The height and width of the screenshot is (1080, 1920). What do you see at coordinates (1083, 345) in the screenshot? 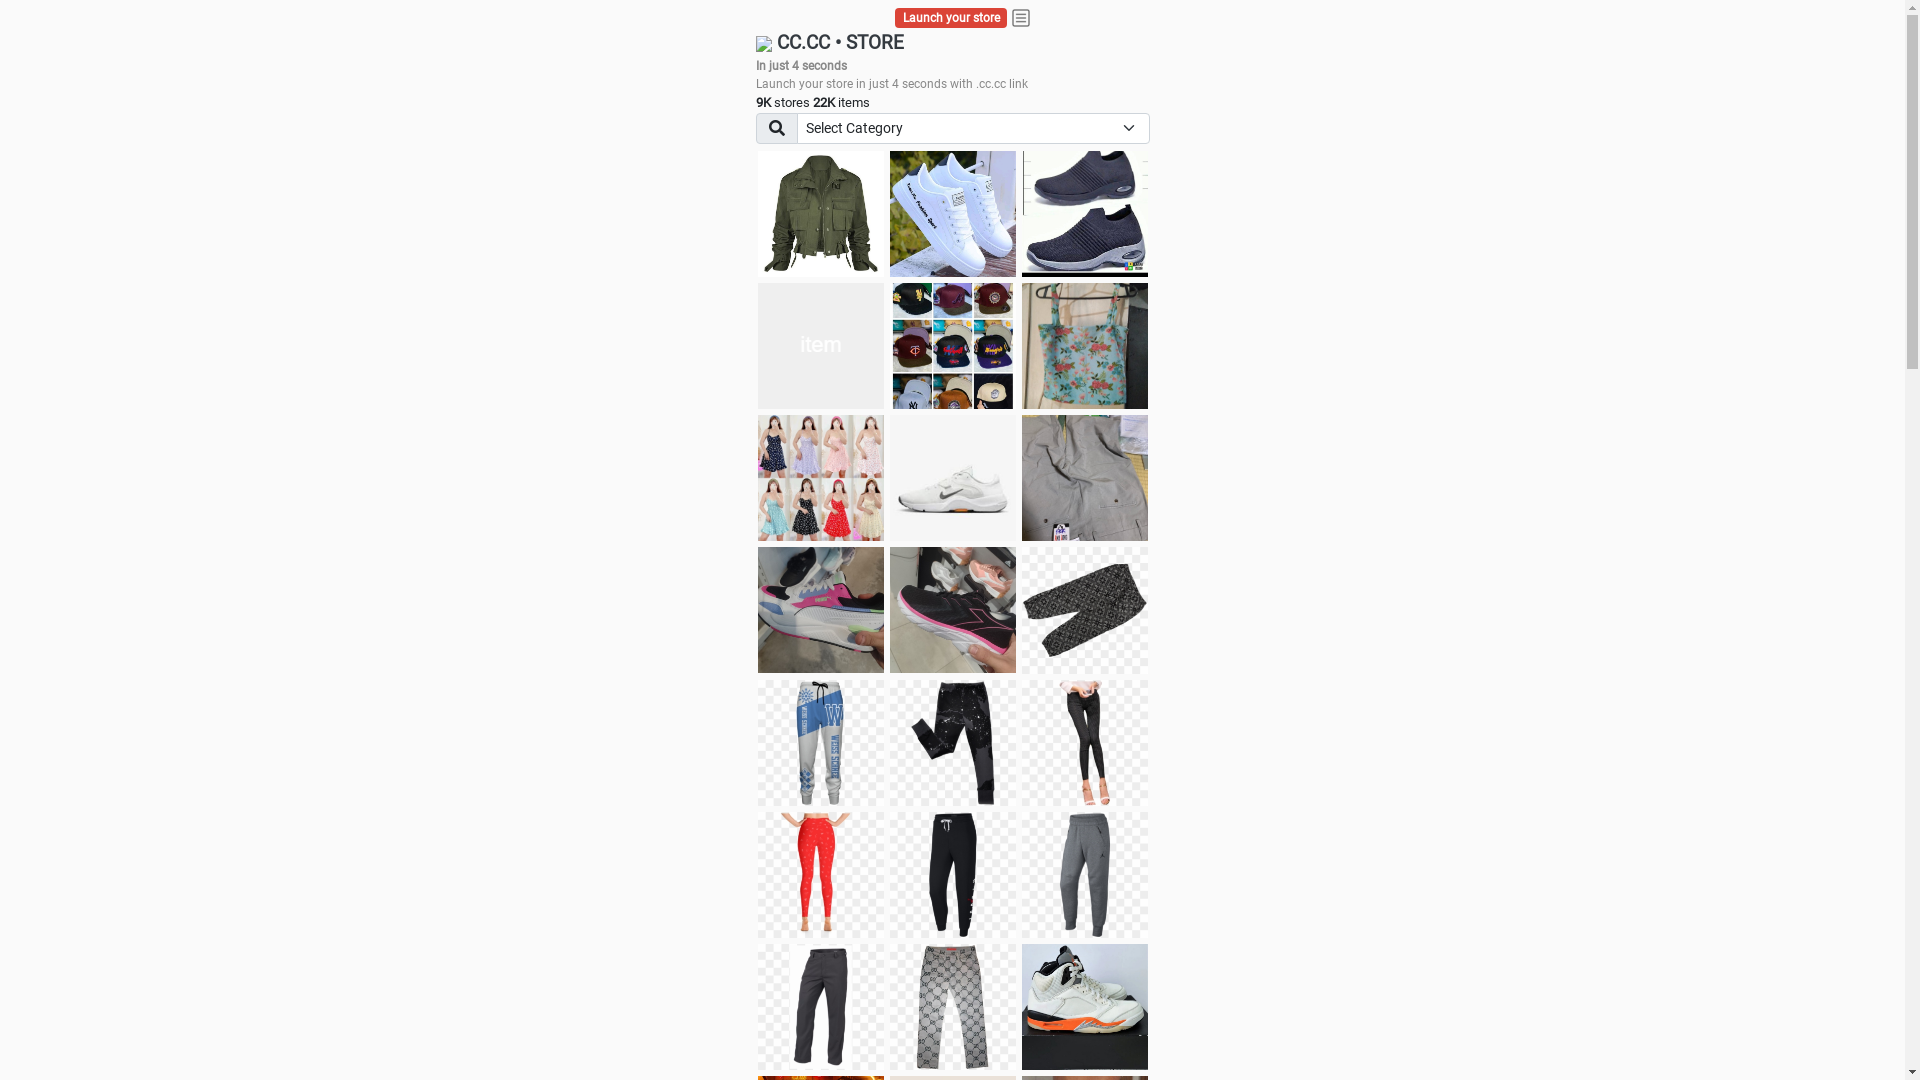
I see `'Ukay cloth'` at bounding box center [1083, 345].